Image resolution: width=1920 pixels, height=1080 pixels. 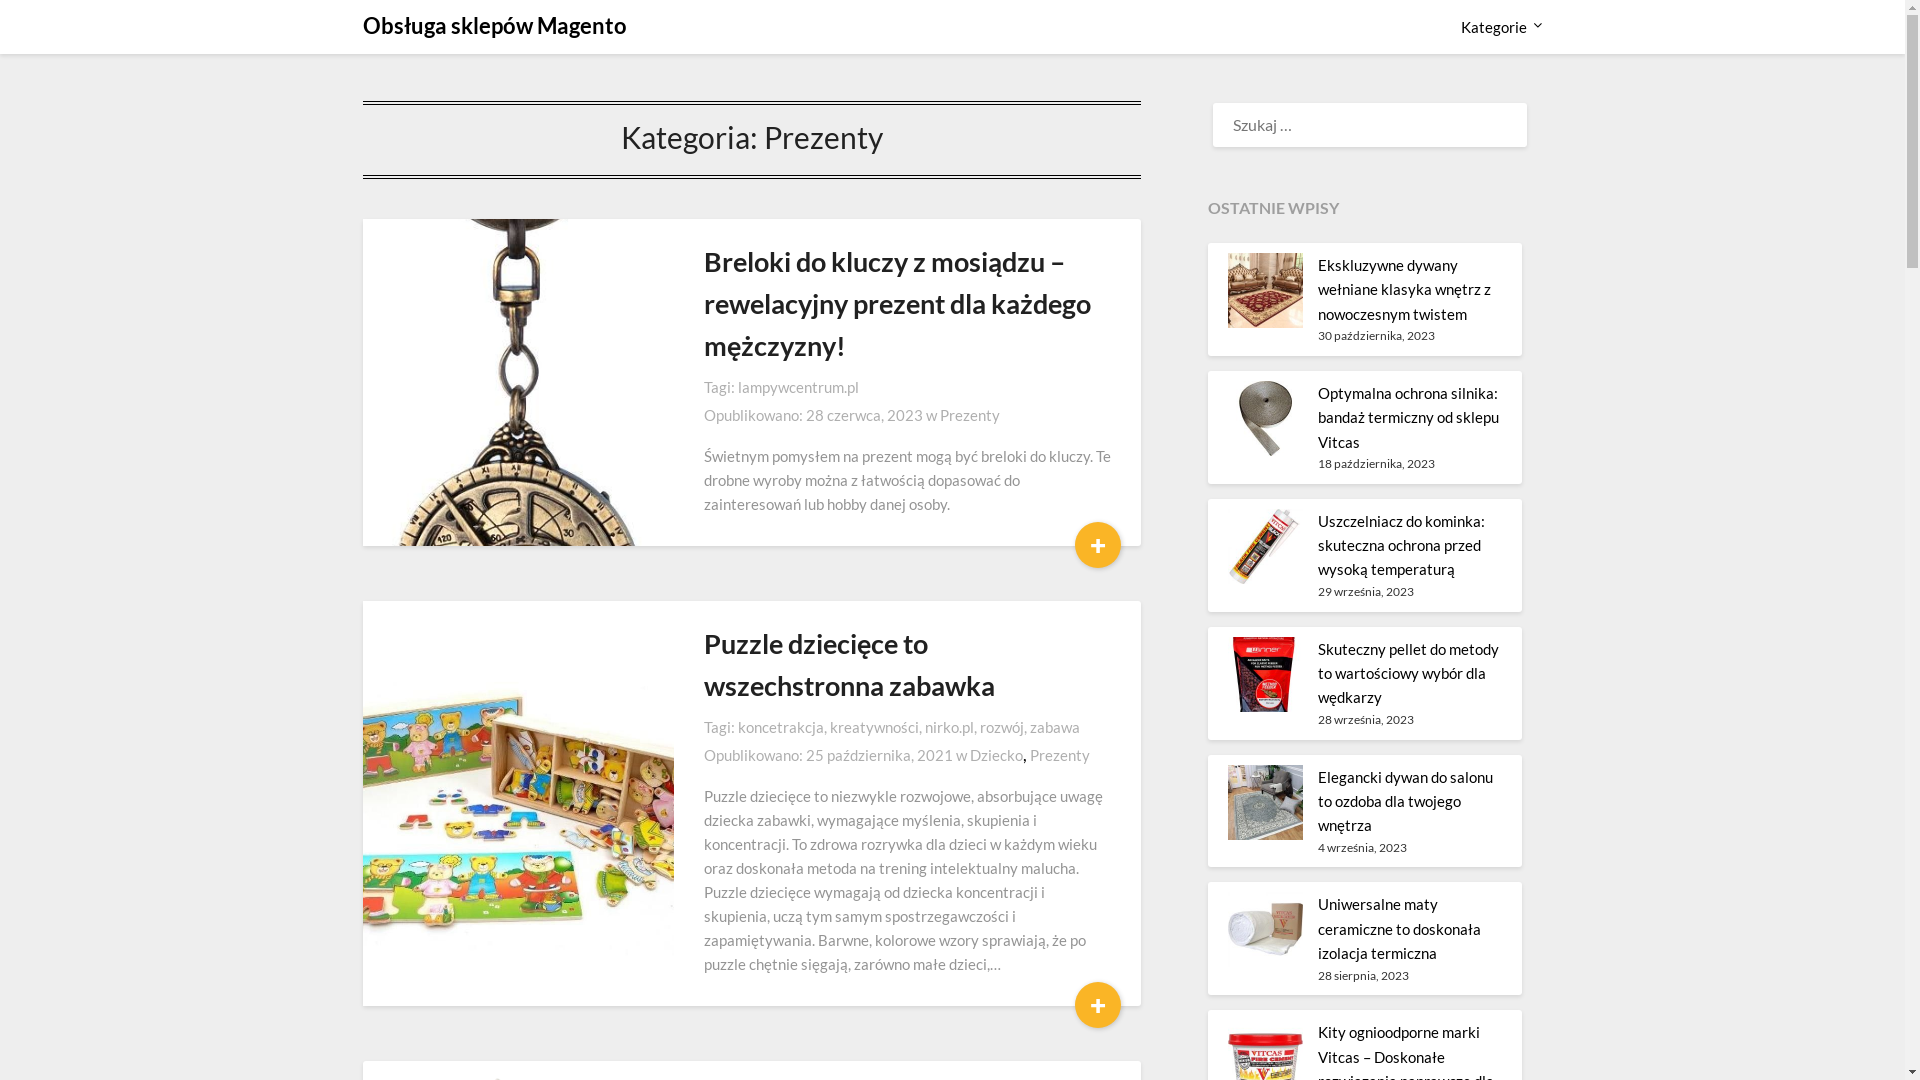 I want to click on 'Dziecko', so click(x=996, y=755).